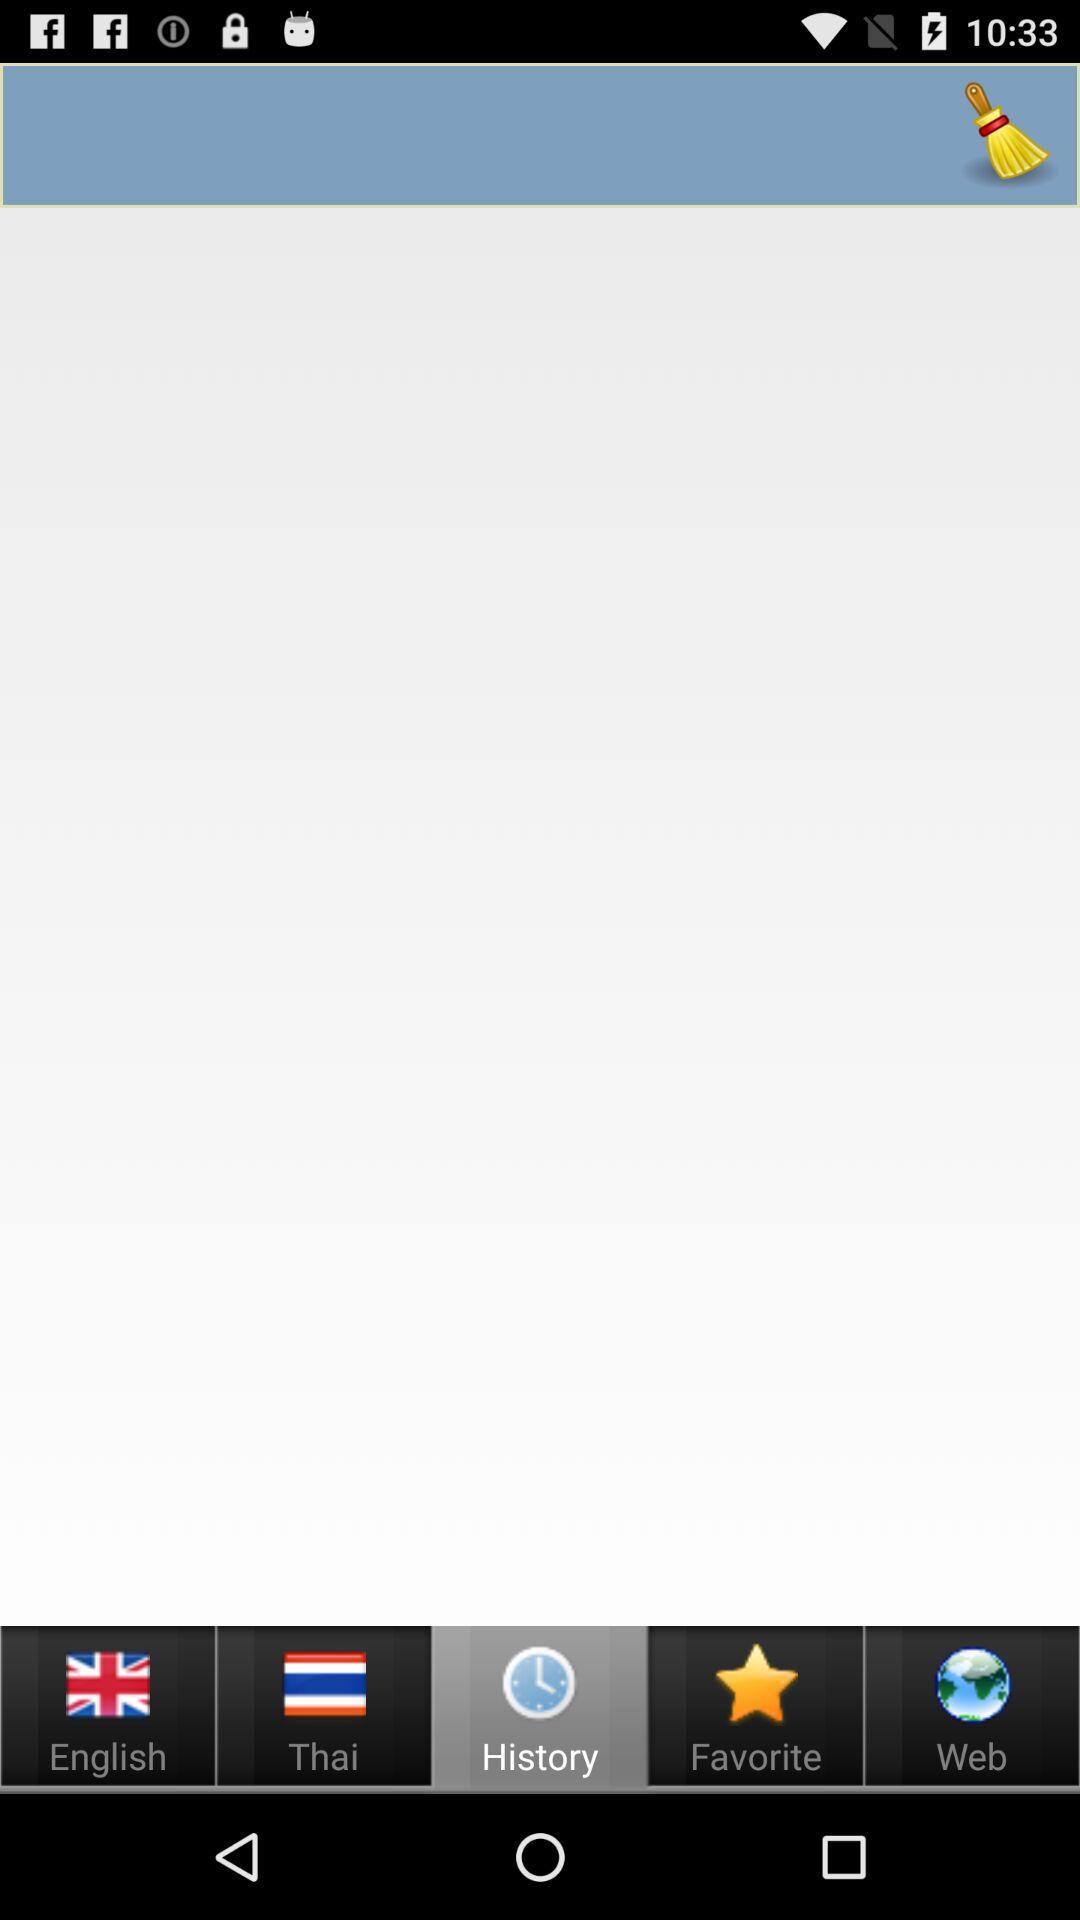 The width and height of the screenshot is (1080, 1920). I want to click on icon at the top right corner, so click(1009, 134).